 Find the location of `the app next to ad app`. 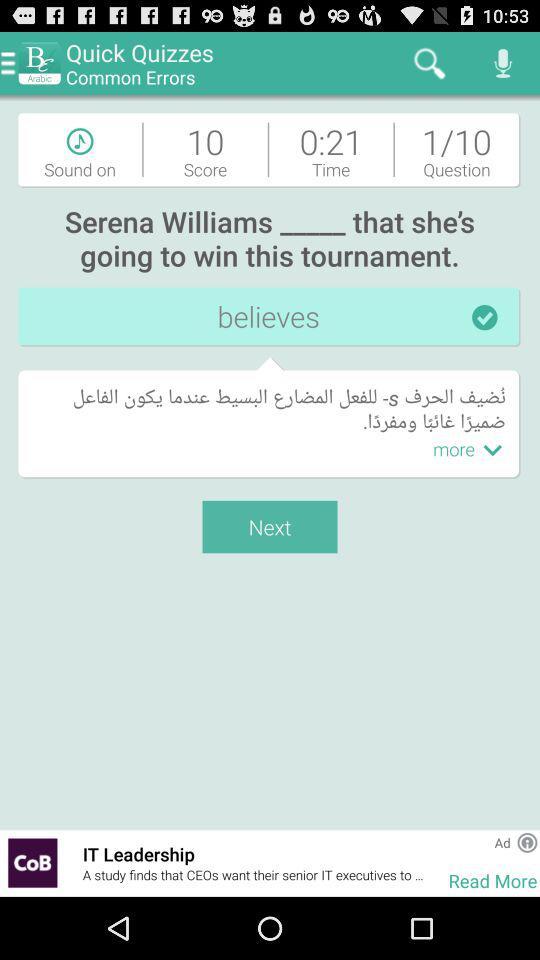

the app next to ad app is located at coordinates (527, 841).